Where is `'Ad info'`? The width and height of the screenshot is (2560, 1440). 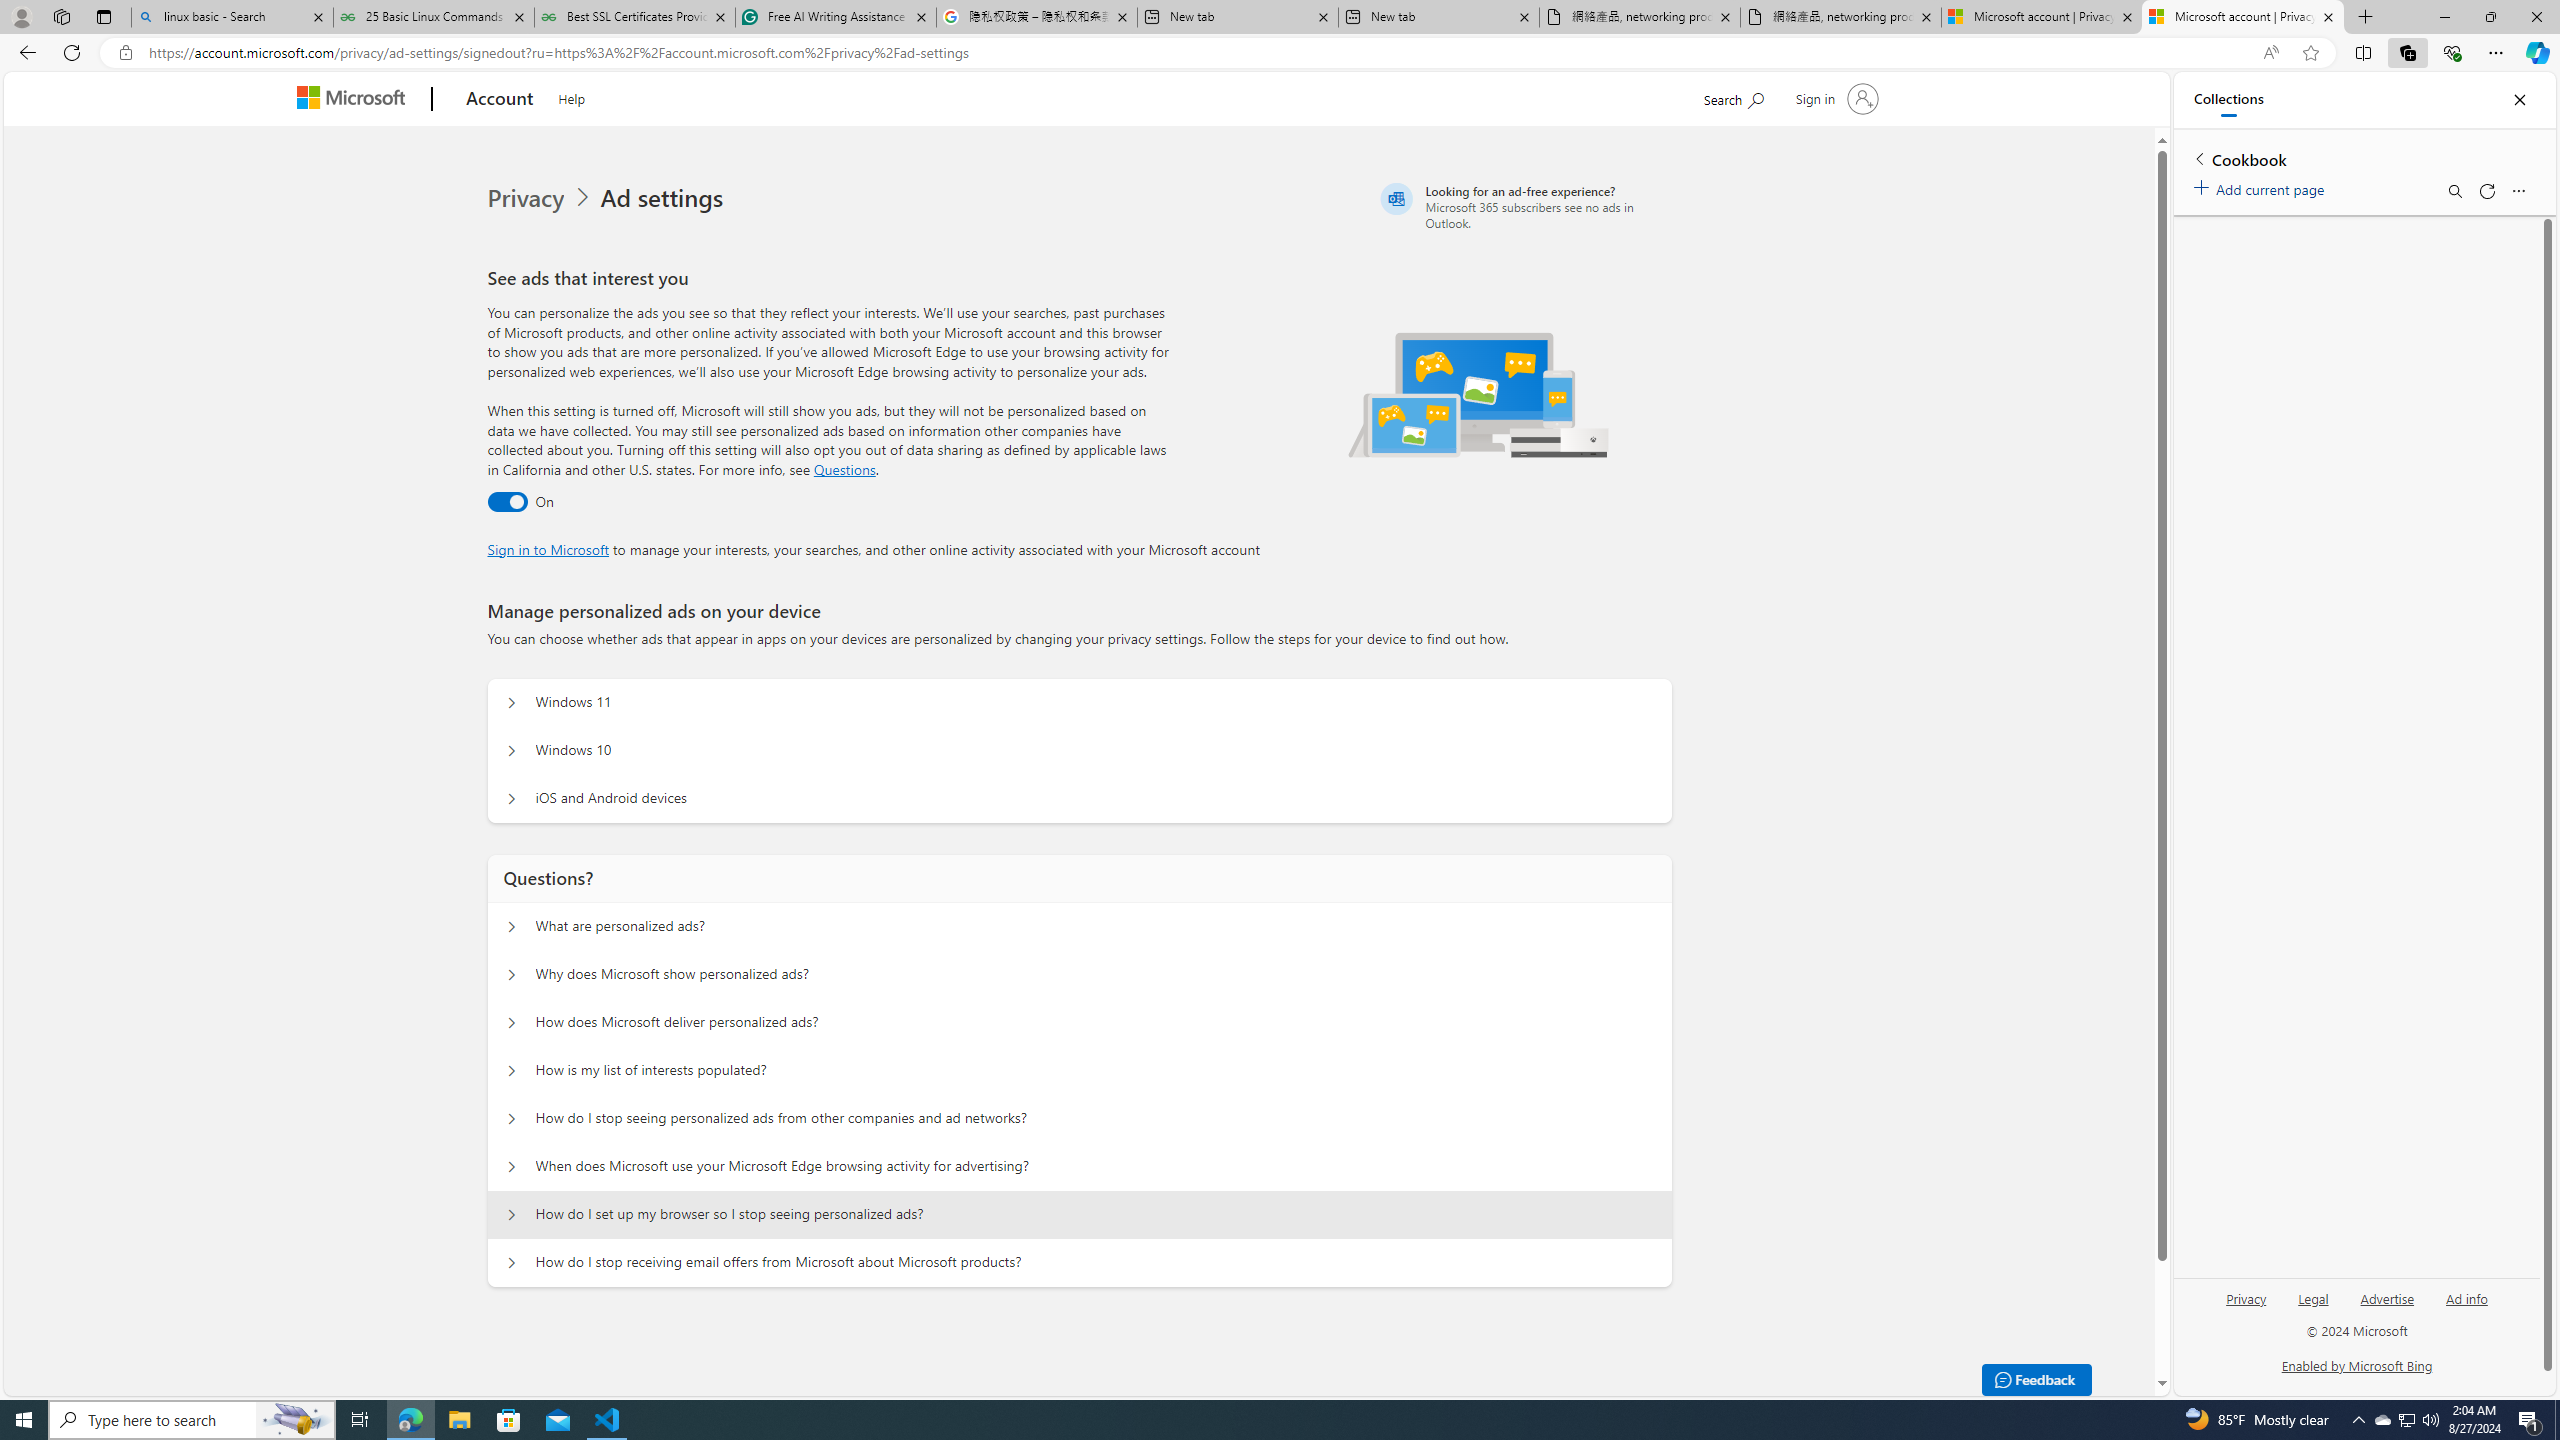
'Ad info' is located at coordinates (2466, 1298).